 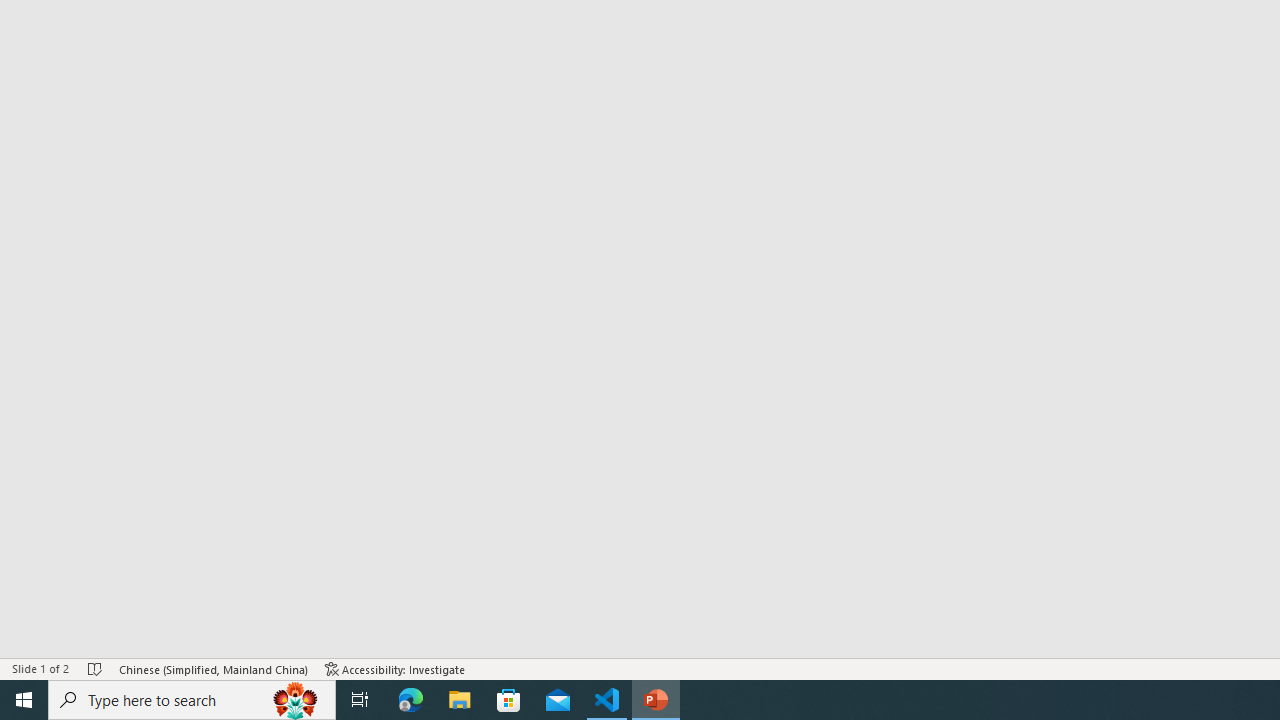 I want to click on 'Search highlights icon opens search home window', so click(x=294, y=698).